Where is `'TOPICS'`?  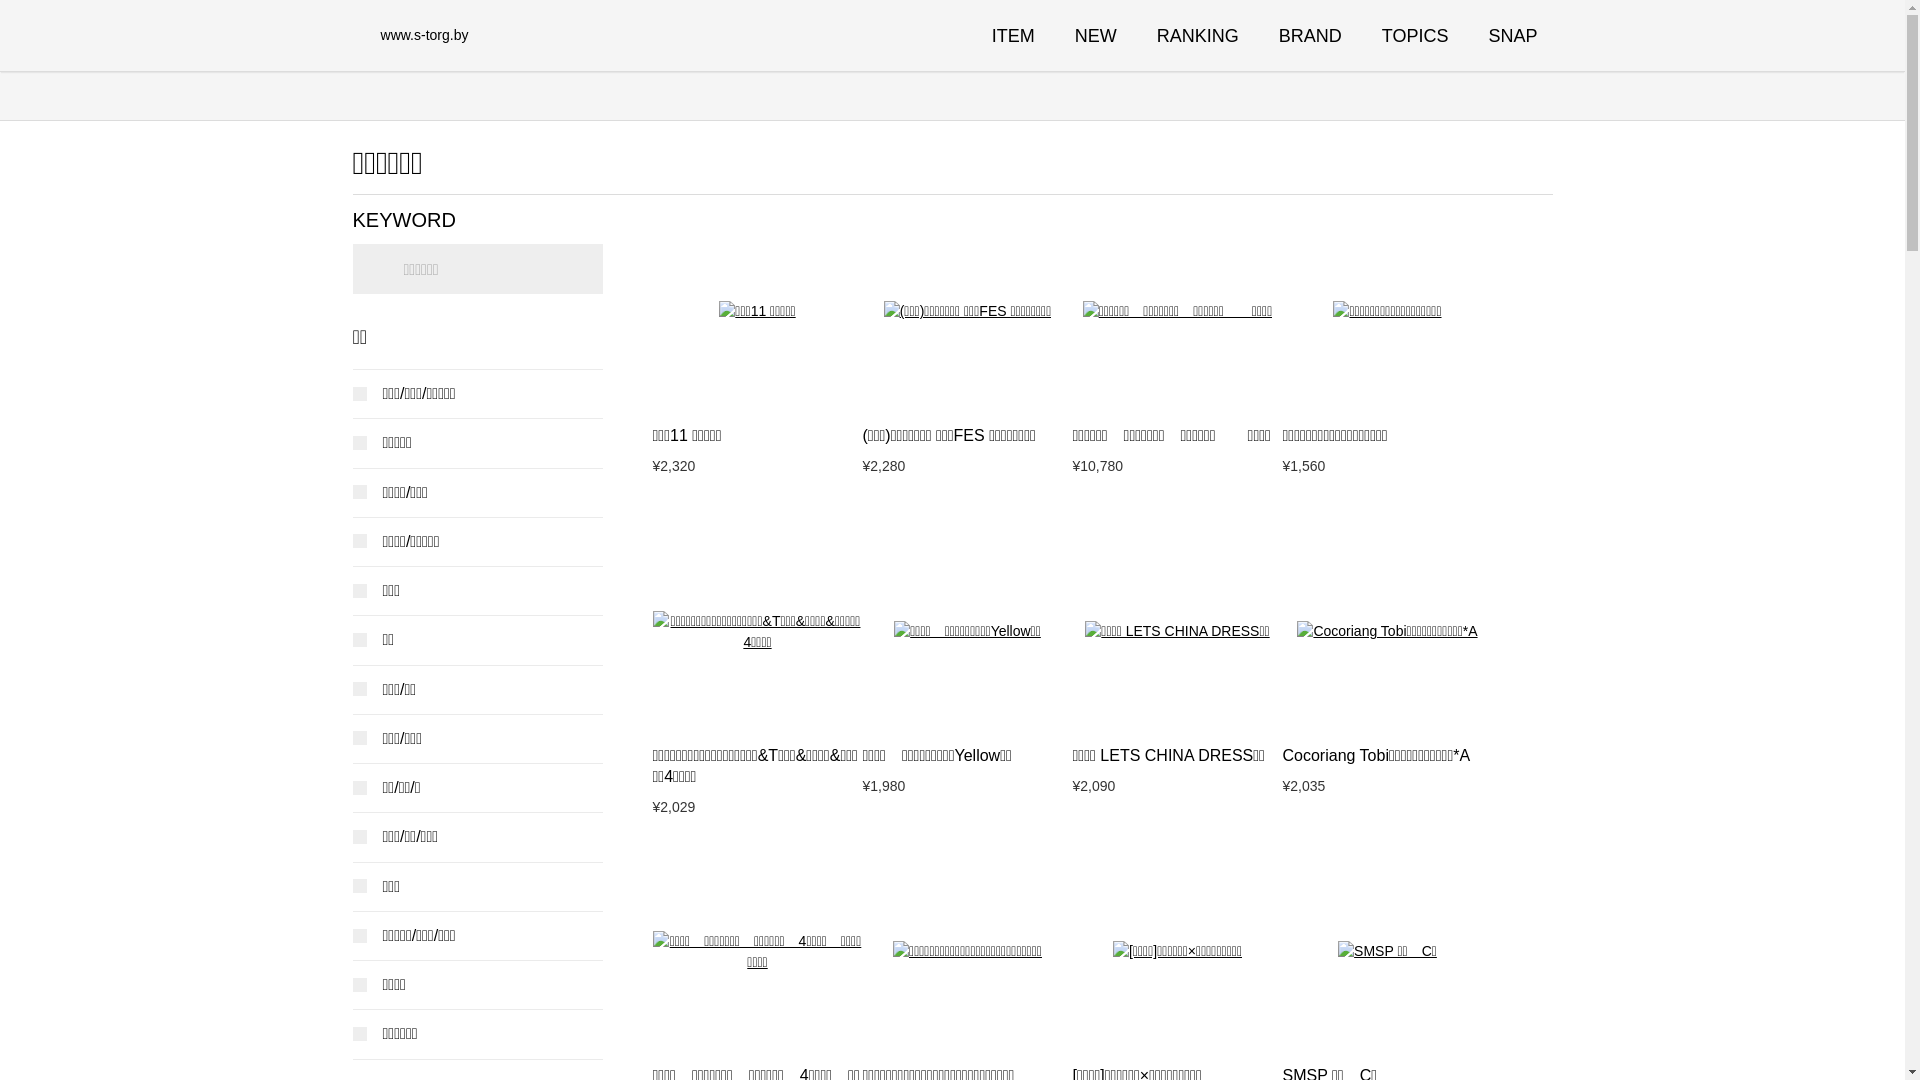 'TOPICS' is located at coordinates (1381, 35).